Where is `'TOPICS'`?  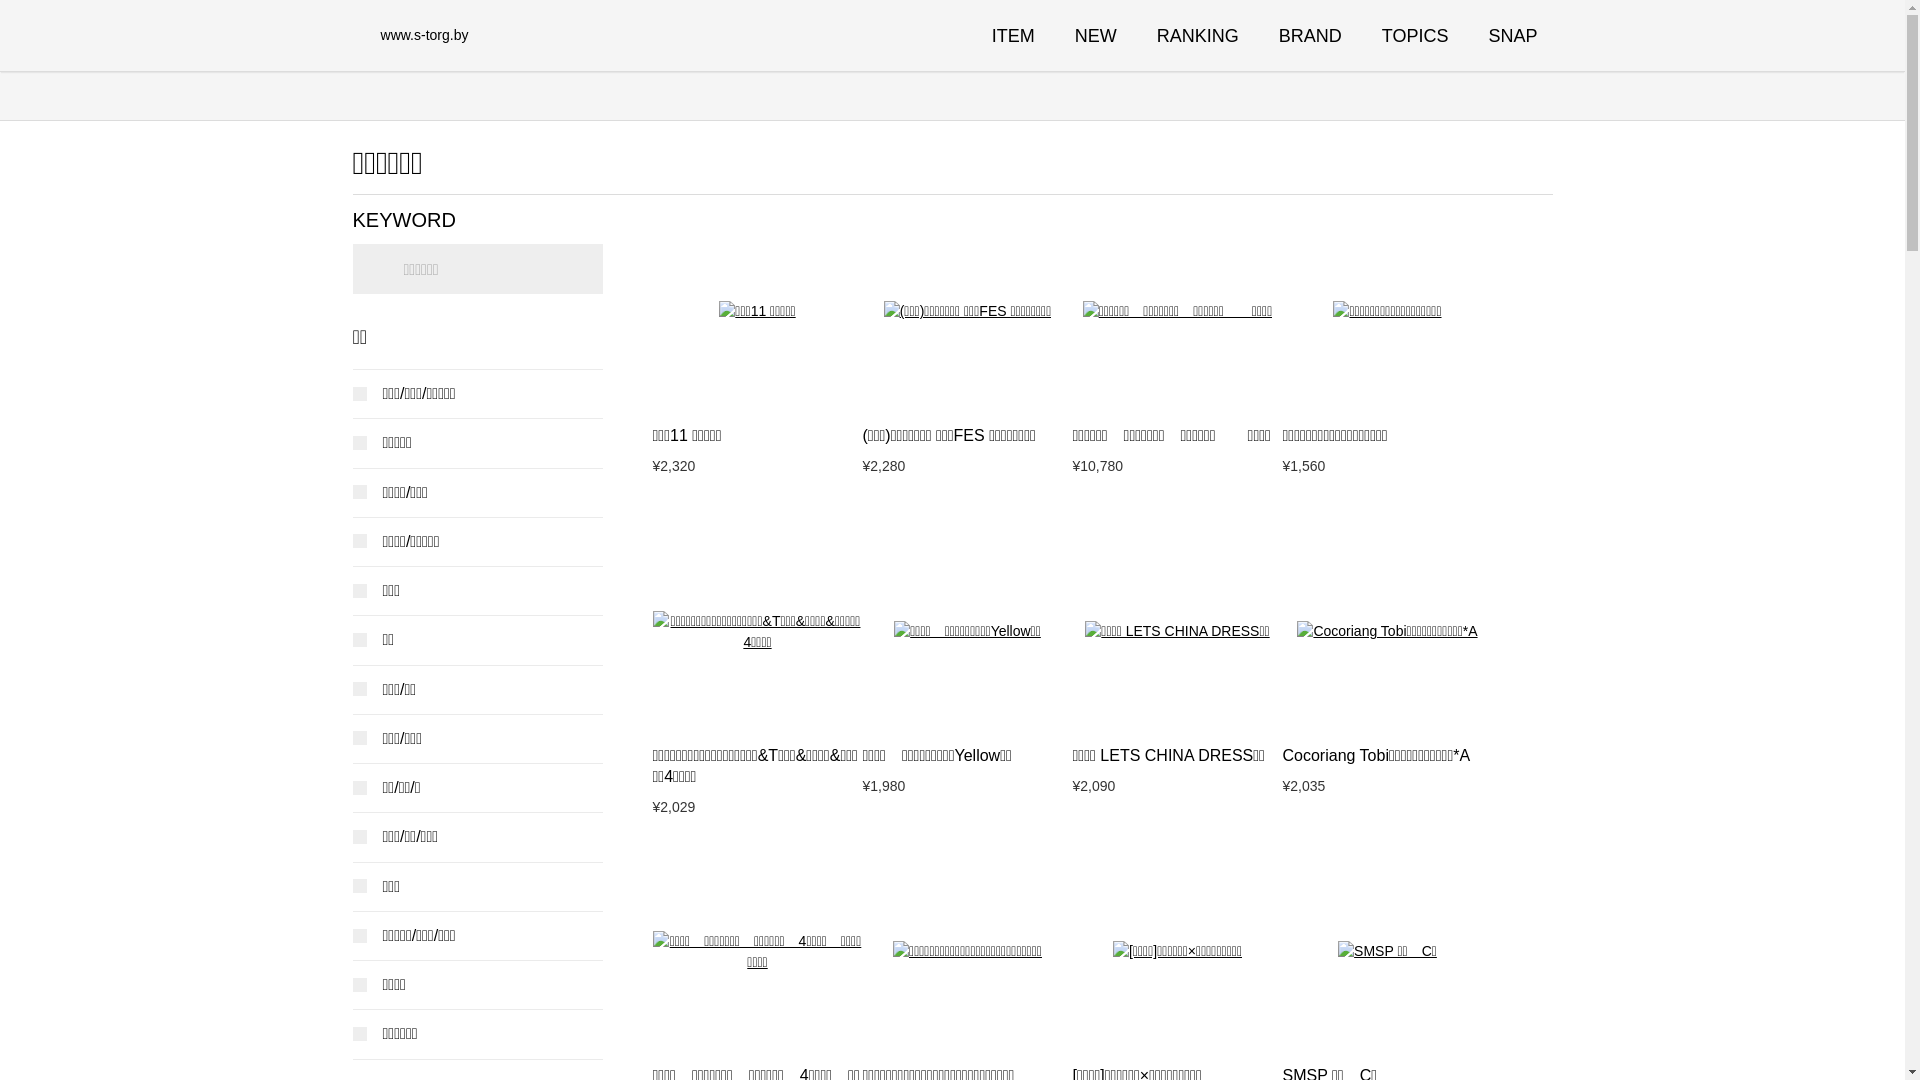 'TOPICS' is located at coordinates (1381, 35).